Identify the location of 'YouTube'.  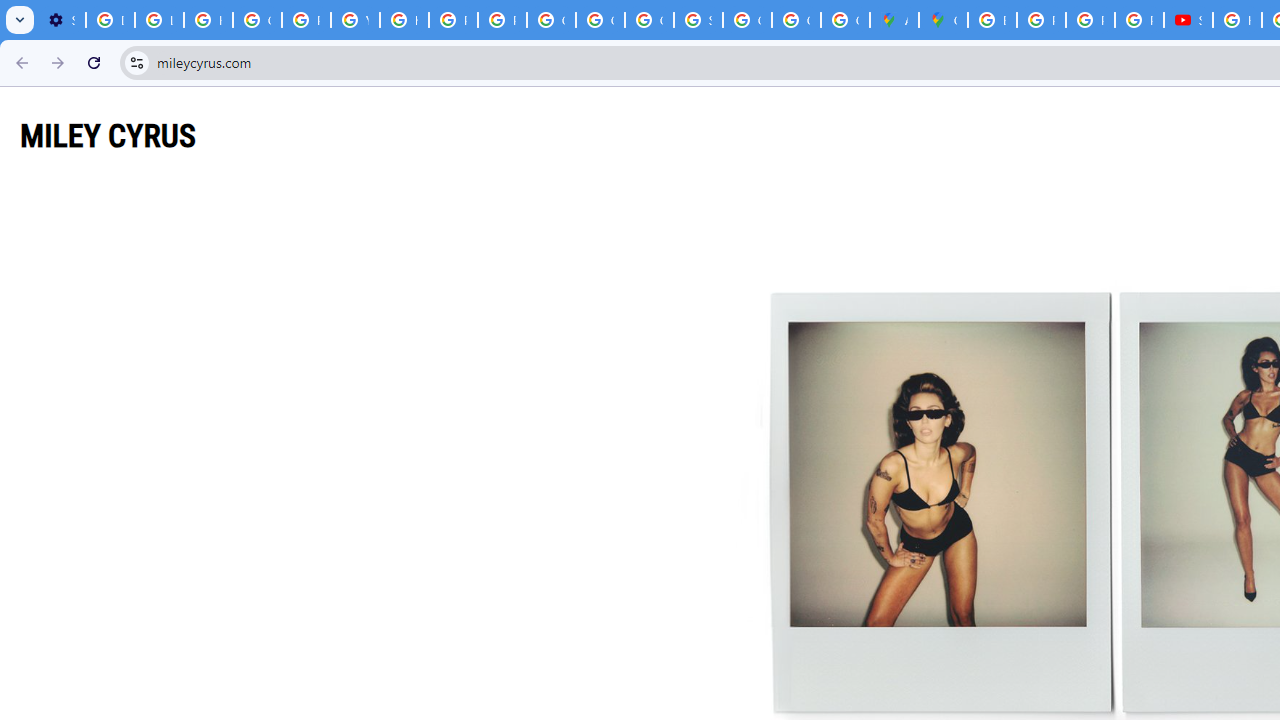
(355, 20).